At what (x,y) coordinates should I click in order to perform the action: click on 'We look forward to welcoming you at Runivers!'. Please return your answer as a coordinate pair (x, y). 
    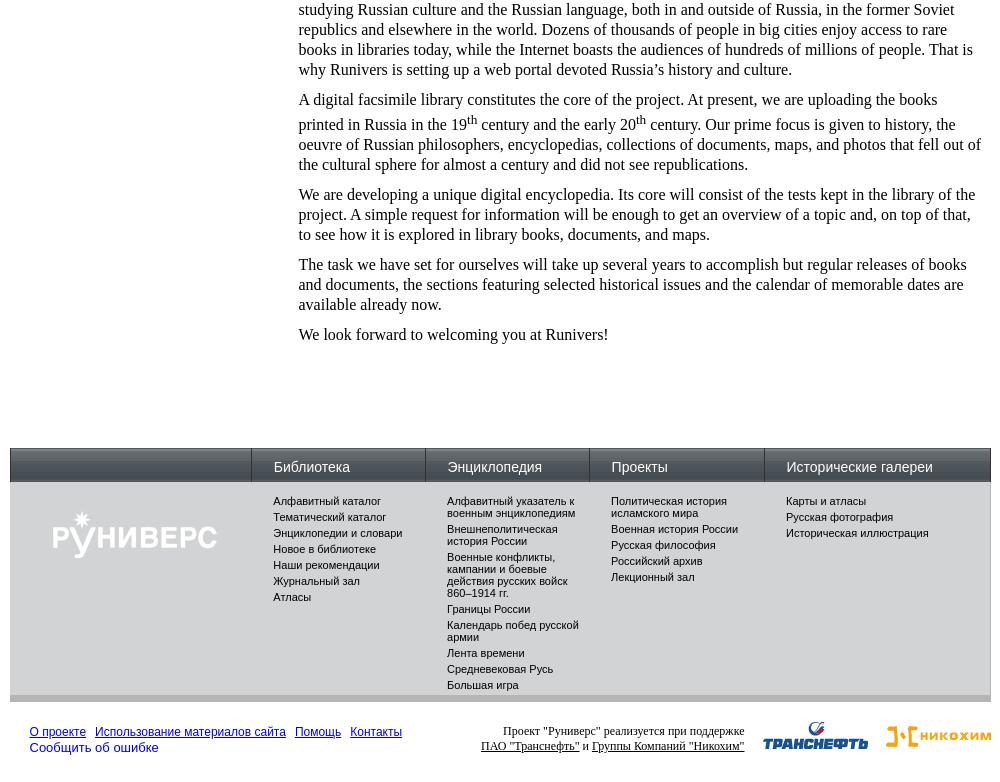
    Looking at the image, I should click on (452, 333).